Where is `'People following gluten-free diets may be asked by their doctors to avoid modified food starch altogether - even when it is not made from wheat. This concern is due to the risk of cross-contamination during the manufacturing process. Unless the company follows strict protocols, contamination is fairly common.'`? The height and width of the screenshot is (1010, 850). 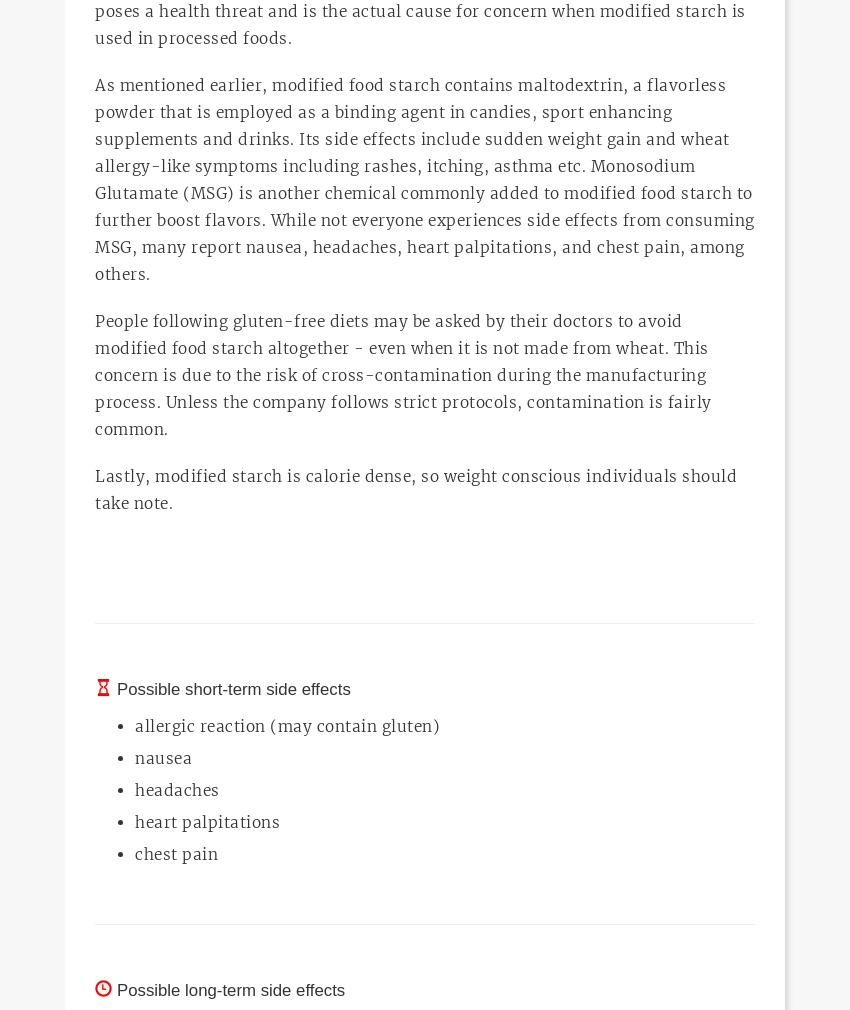
'People following gluten-free diets may be asked by their doctors to avoid modified food starch altogether - even when it is not made from wheat. This concern is due to the risk of cross-contamination during the manufacturing process. Unless the company follows strict protocols, contamination is fairly common.' is located at coordinates (402, 374).